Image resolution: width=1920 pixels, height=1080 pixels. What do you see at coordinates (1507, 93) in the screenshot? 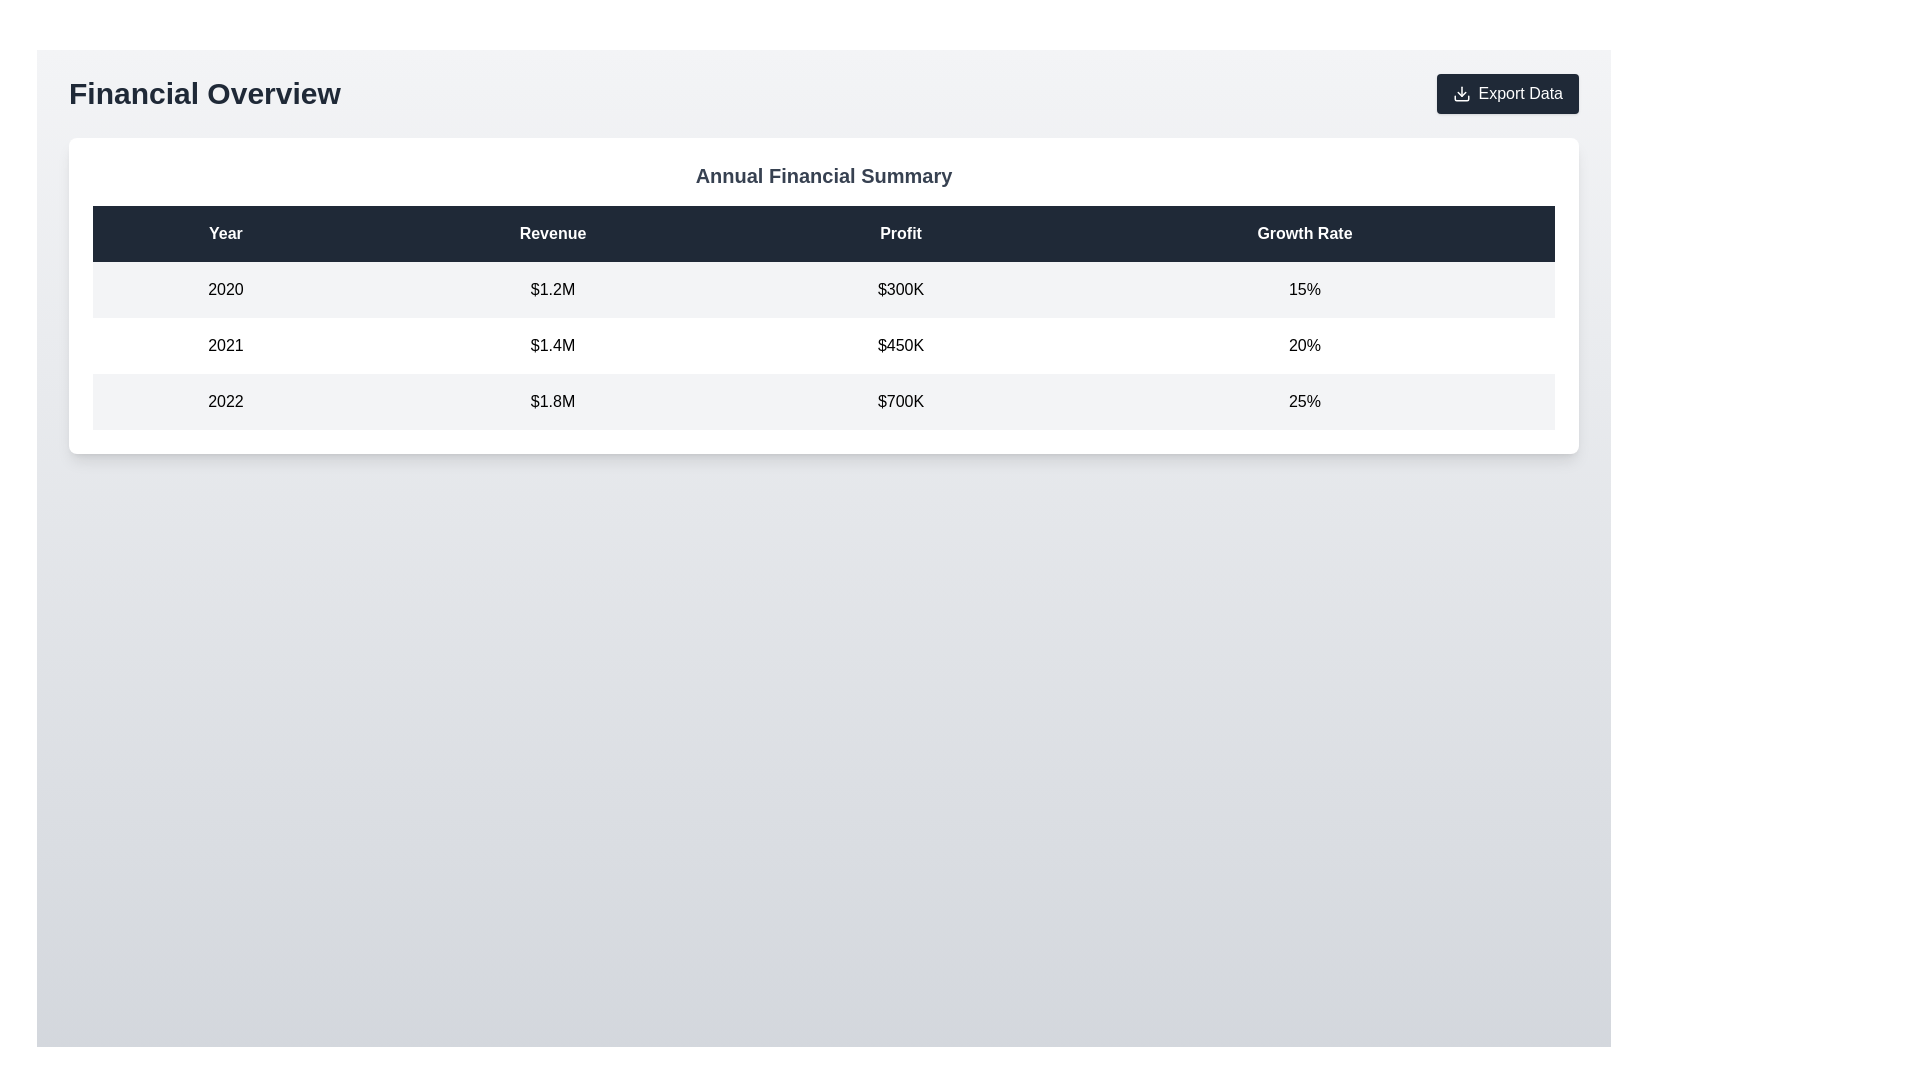
I see `the 'Export Data' button to download the table content` at bounding box center [1507, 93].